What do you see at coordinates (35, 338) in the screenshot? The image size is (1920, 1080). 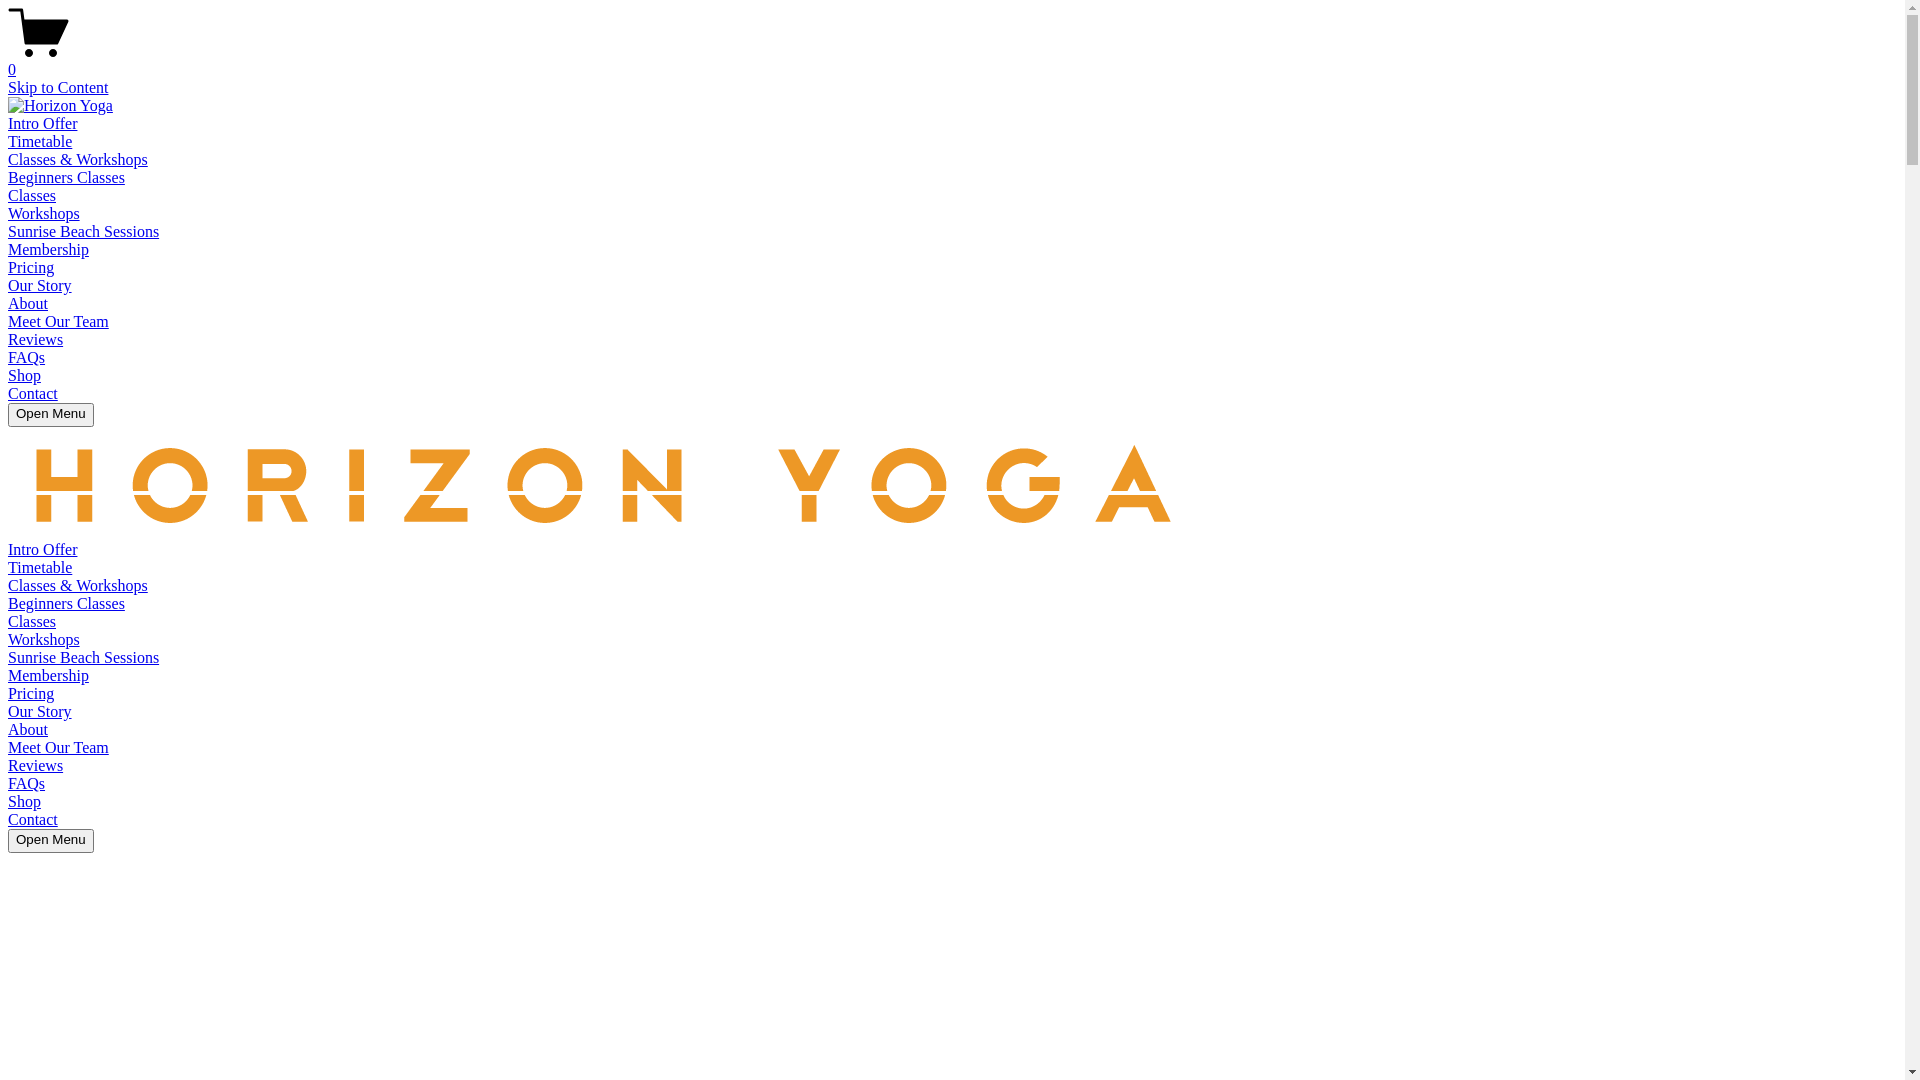 I see `'Reviews'` at bounding box center [35, 338].